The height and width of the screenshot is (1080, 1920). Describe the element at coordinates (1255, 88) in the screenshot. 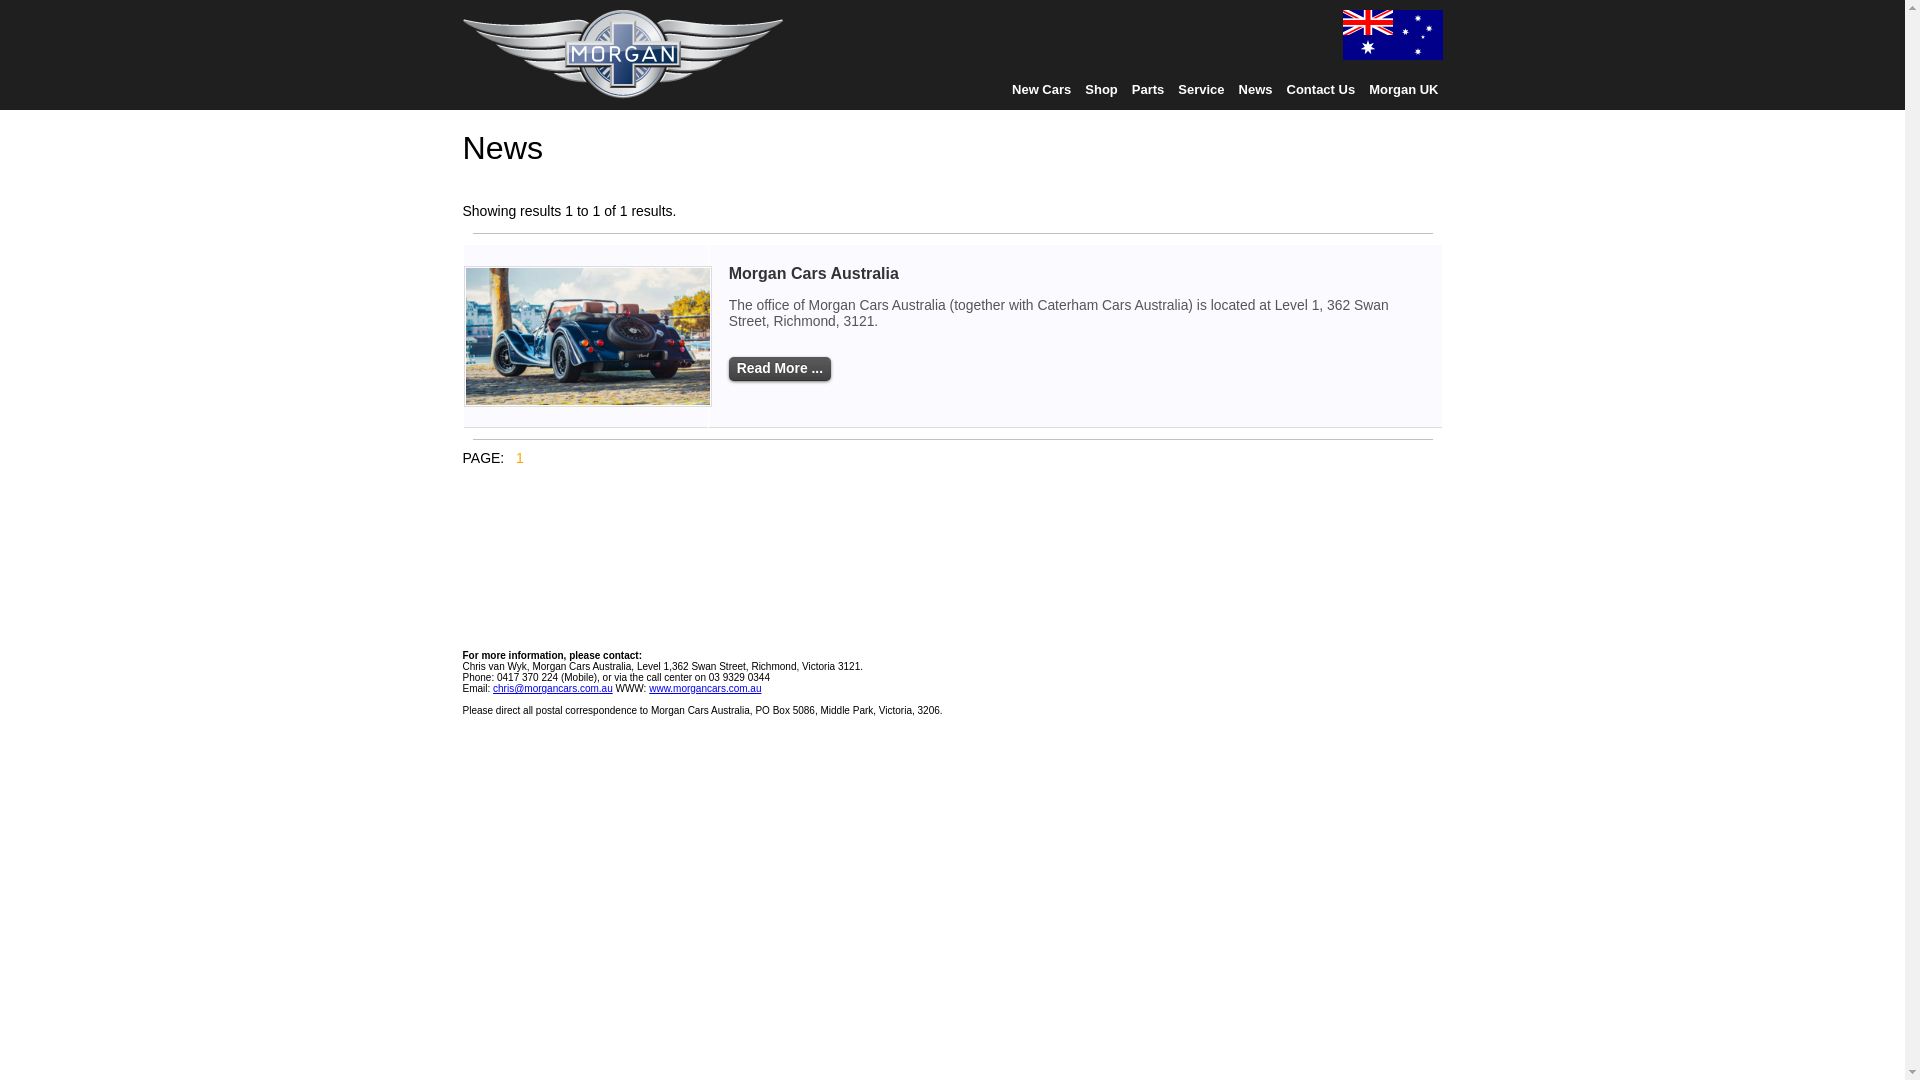

I see `'News'` at that location.